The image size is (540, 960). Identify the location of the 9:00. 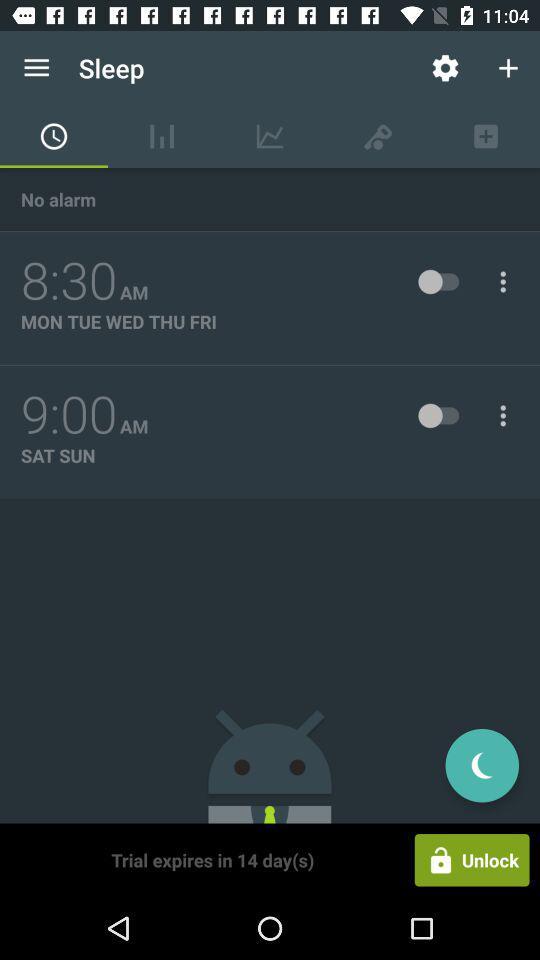
(68, 414).